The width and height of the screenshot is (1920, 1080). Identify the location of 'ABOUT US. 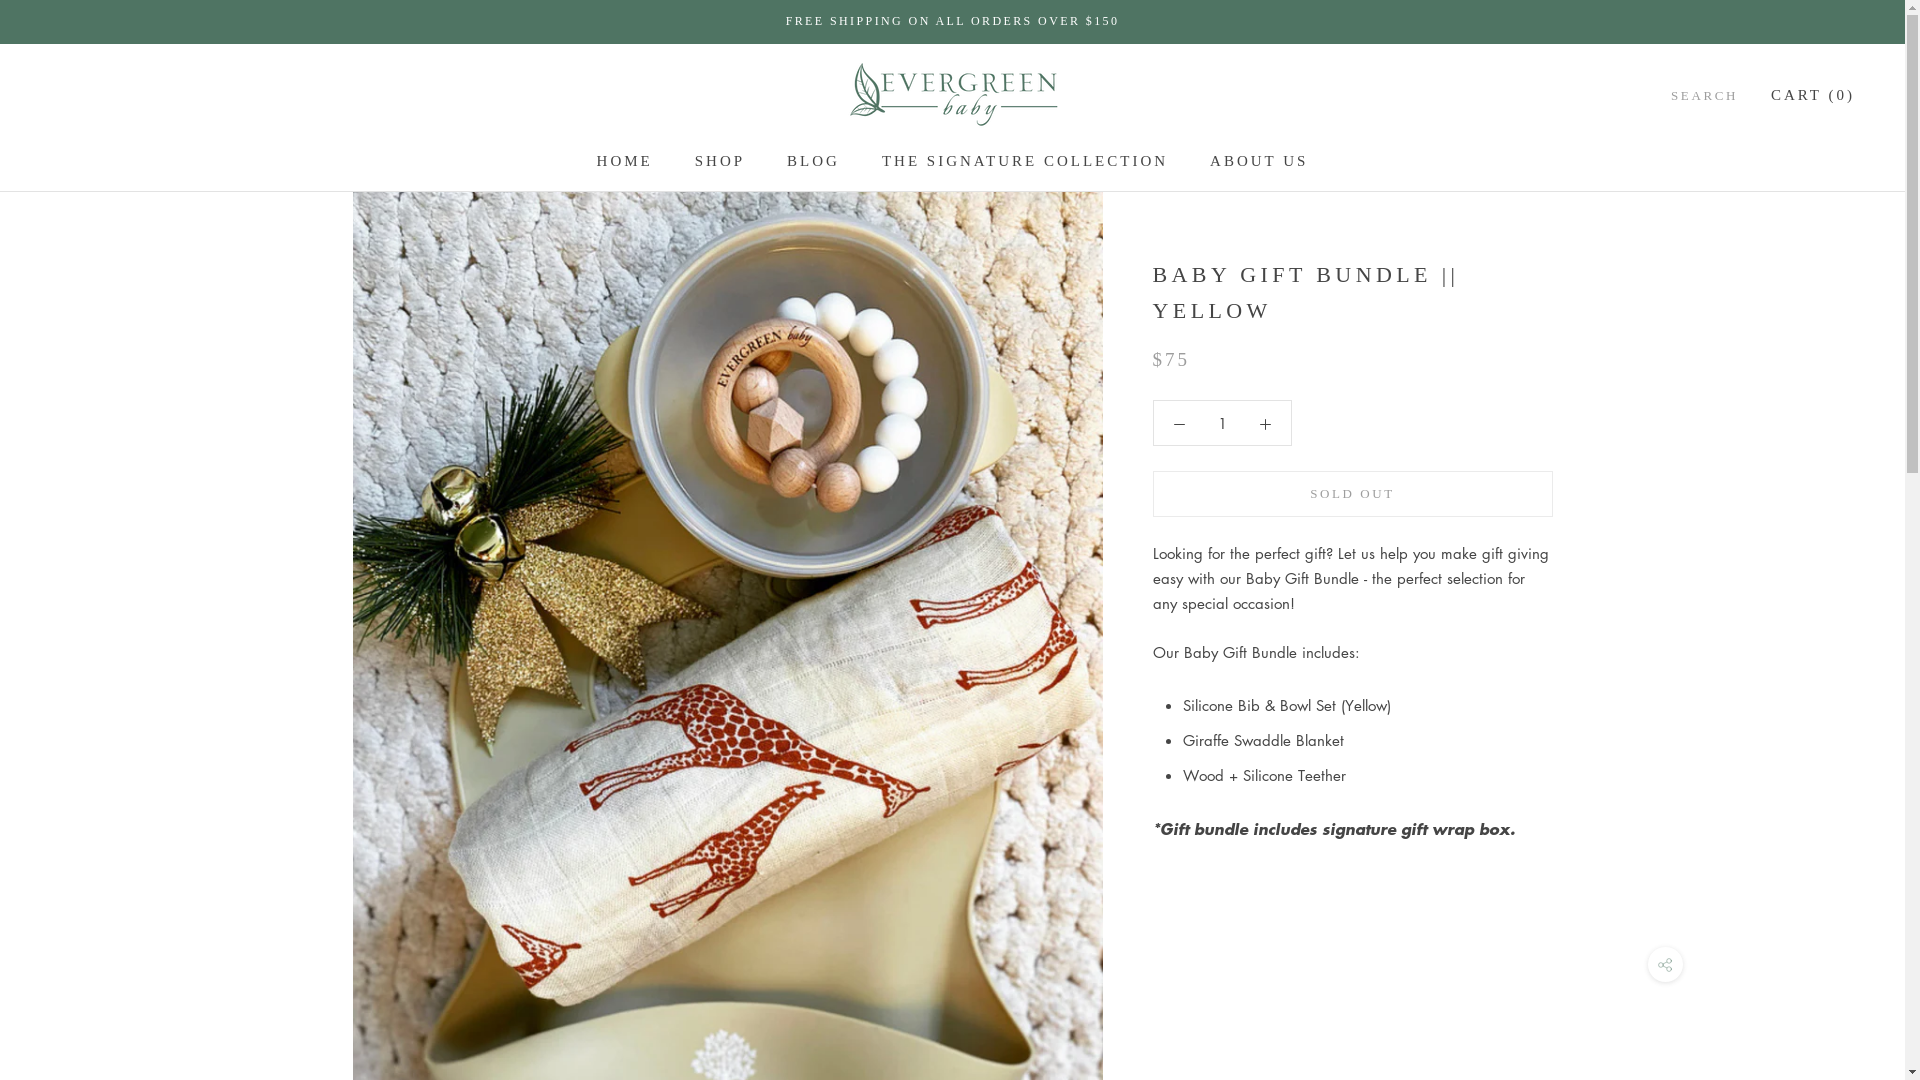
(1257, 160).